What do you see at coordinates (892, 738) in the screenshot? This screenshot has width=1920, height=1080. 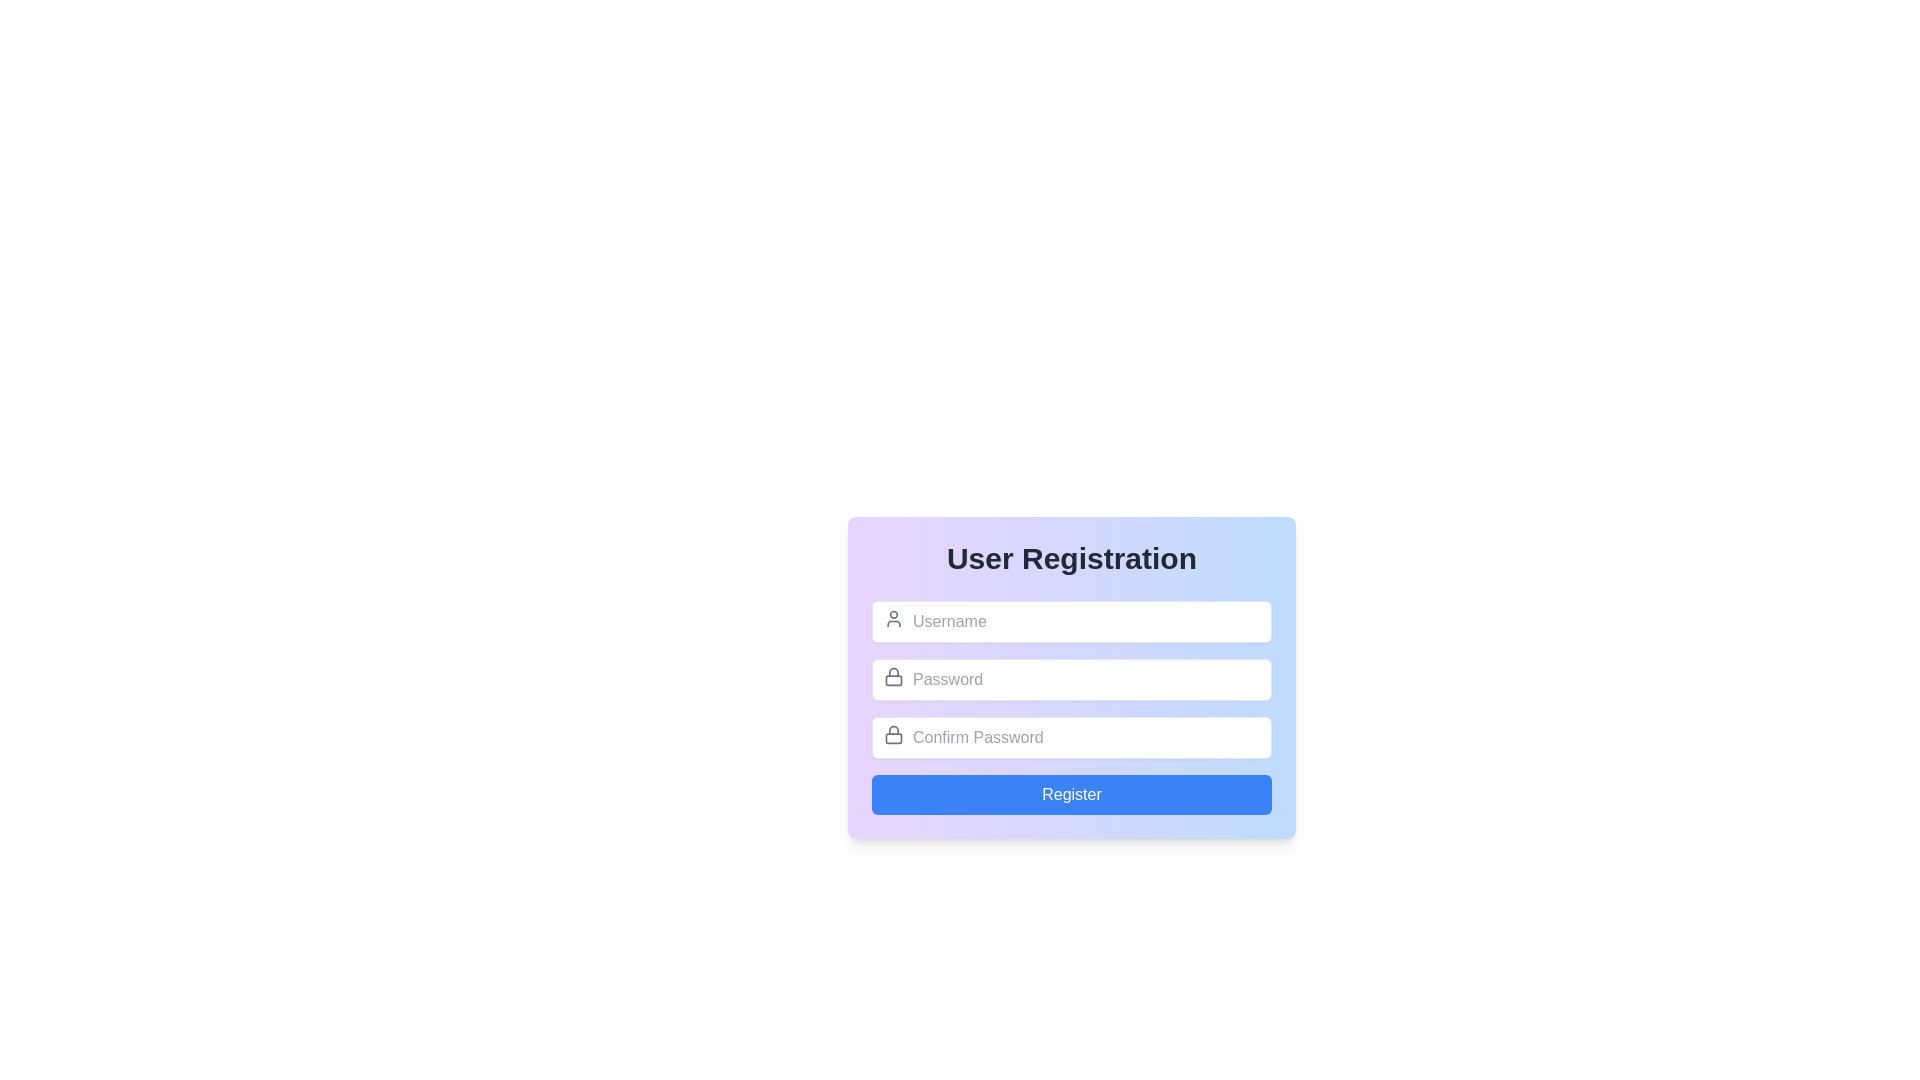 I see `the small rectangular shape located within the padlock icon of the 'Confirm Password' input field in the 'User Registration' form` at bounding box center [892, 738].